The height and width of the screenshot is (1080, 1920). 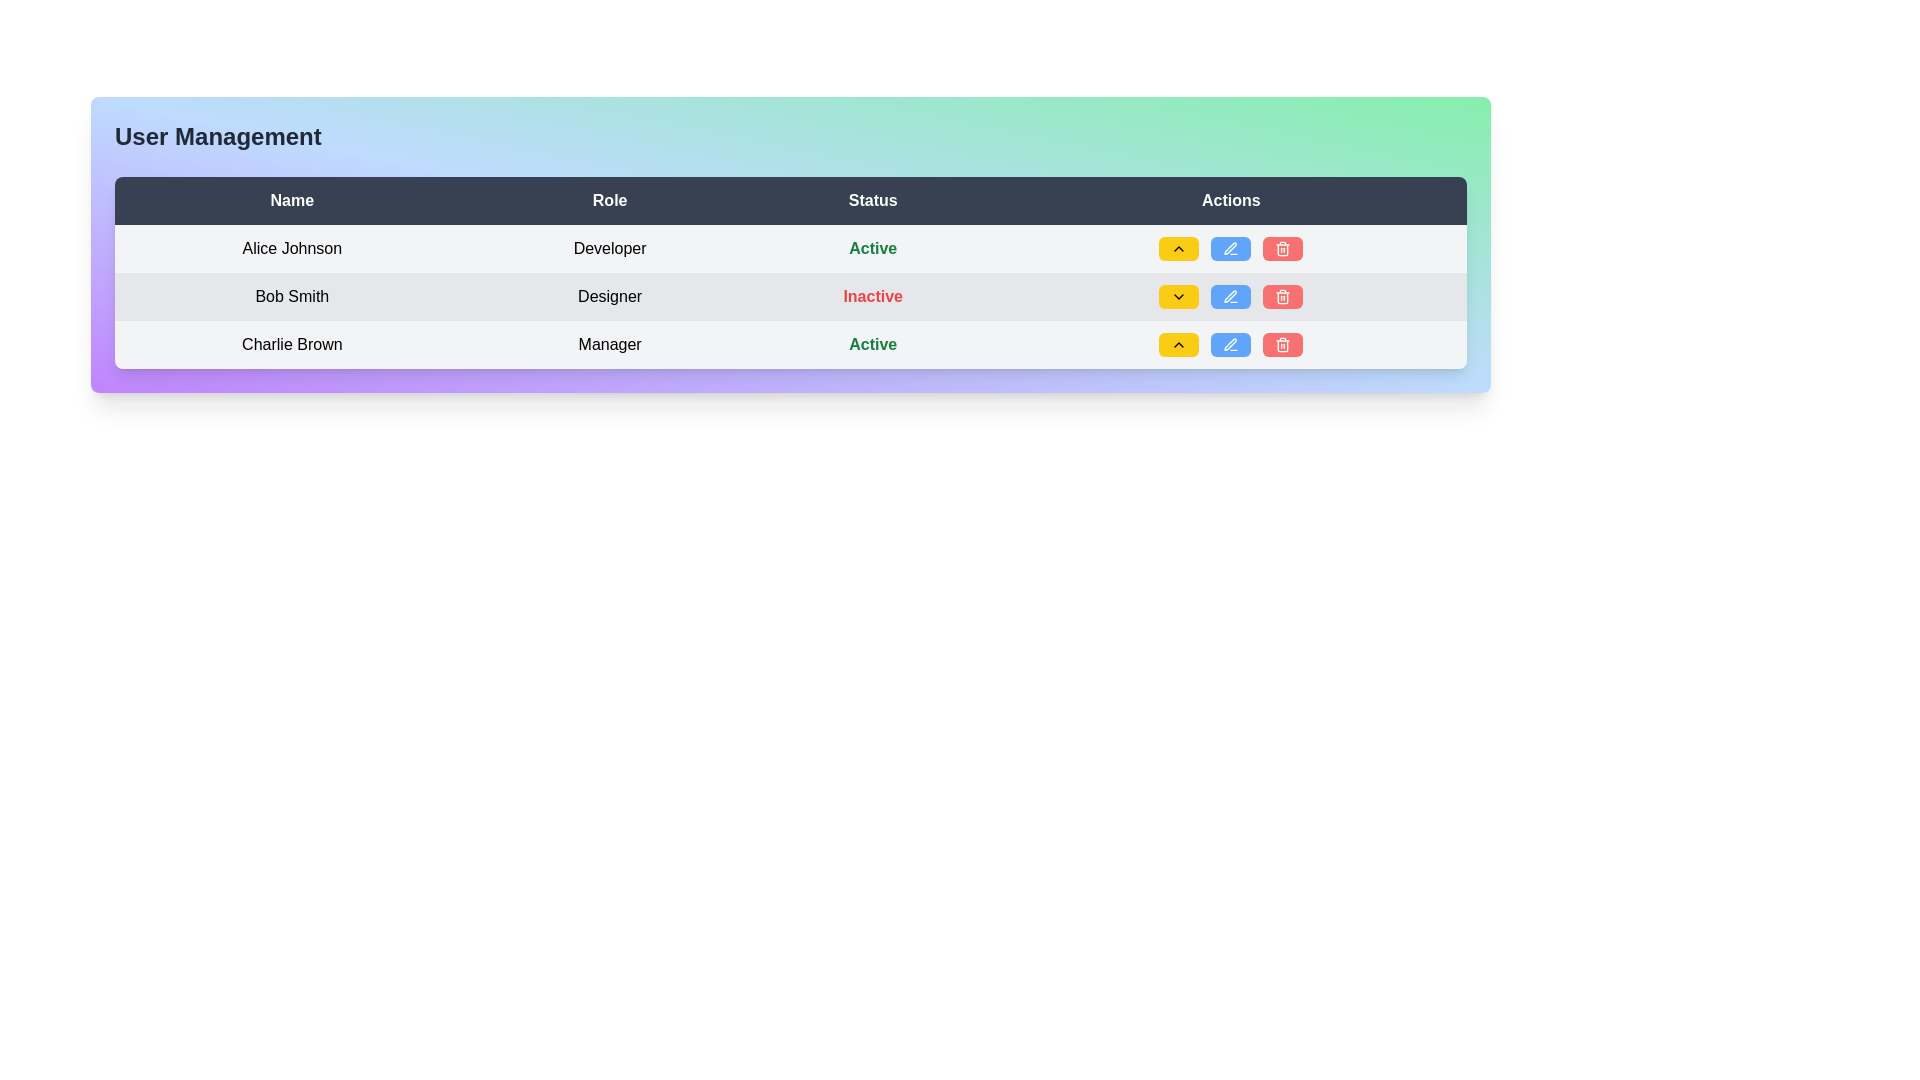 I want to click on the small red trash can icon in the Actions column of the second row of the user management table, so click(x=1283, y=297).